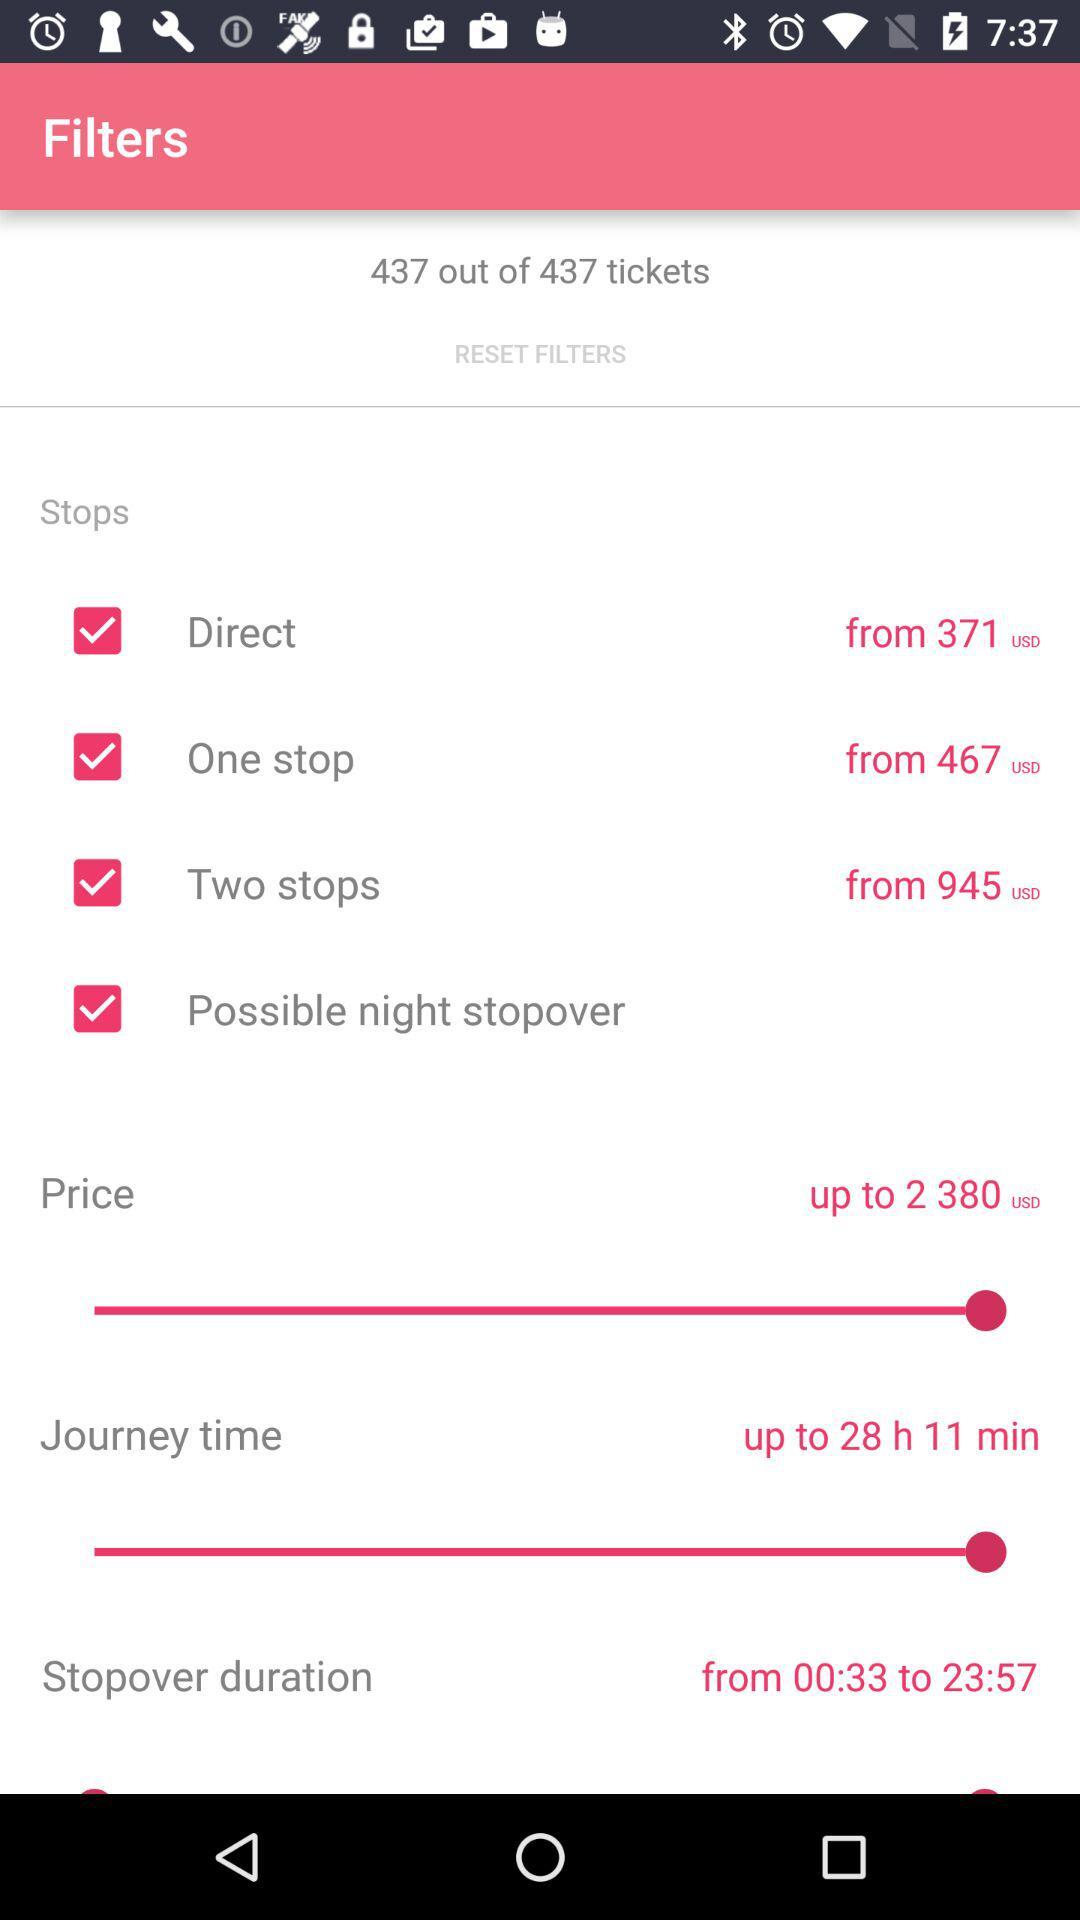 This screenshot has width=1080, height=1920. What do you see at coordinates (540, 353) in the screenshot?
I see `the reset filters icon` at bounding box center [540, 353].